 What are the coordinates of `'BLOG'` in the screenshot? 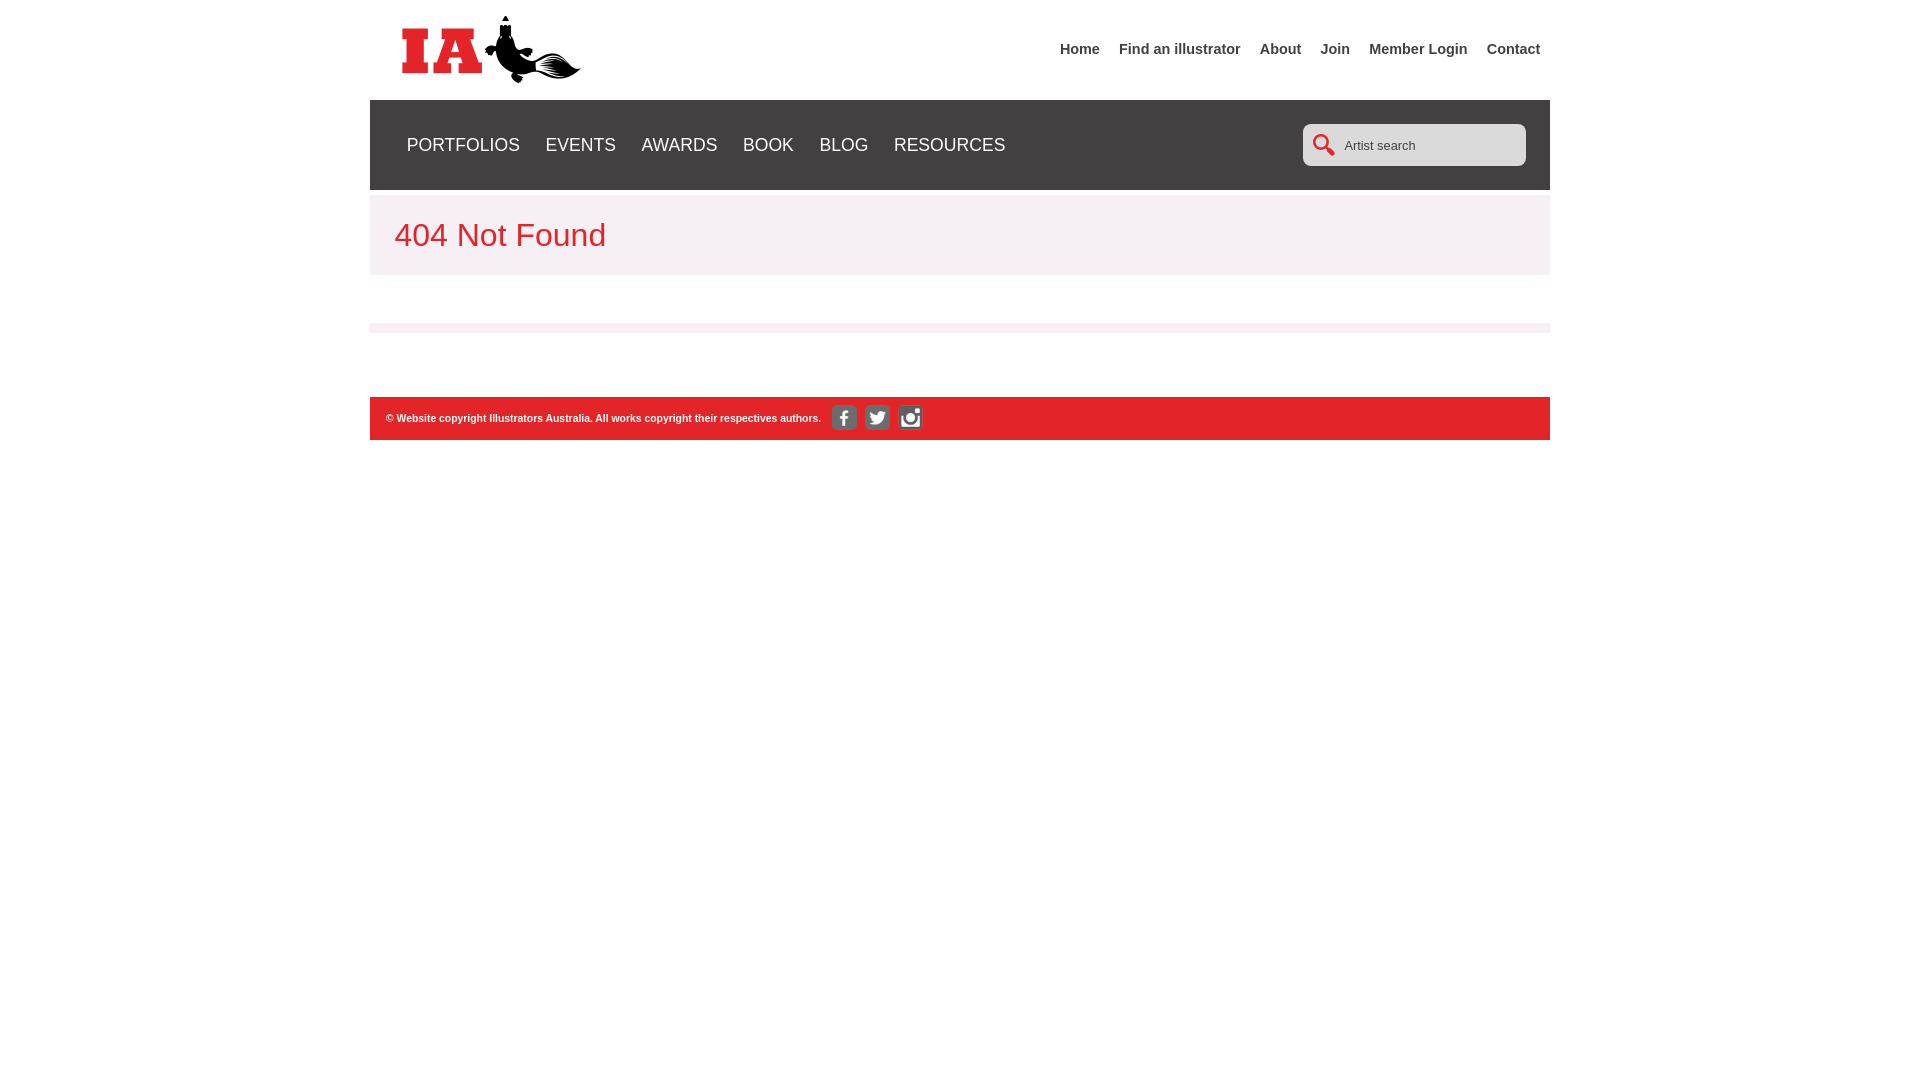 It's located at (843, 144).